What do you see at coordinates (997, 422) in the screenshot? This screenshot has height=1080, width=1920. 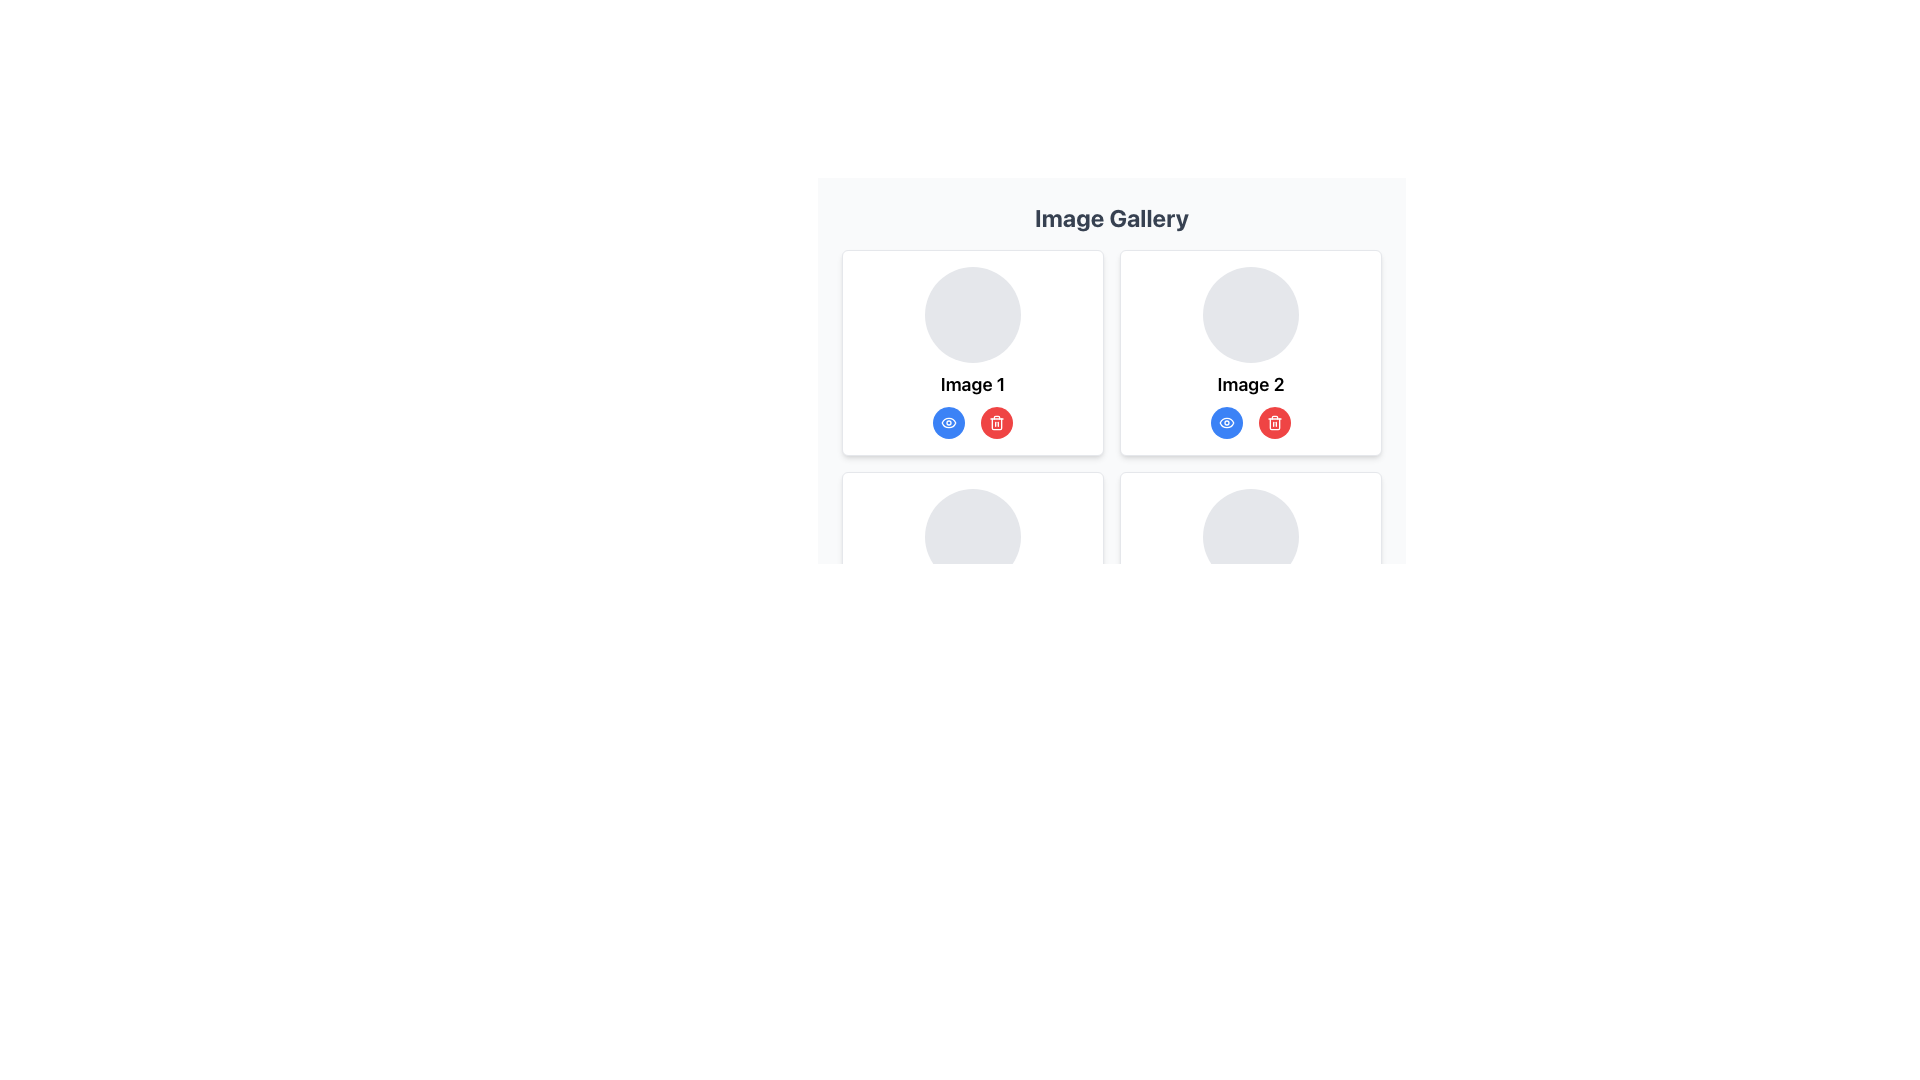 I see `the delete button, which is identified by its trash icon and is located to the immediate right of the blue circular button below 'Image 1'` at bounding box center [997, 422].